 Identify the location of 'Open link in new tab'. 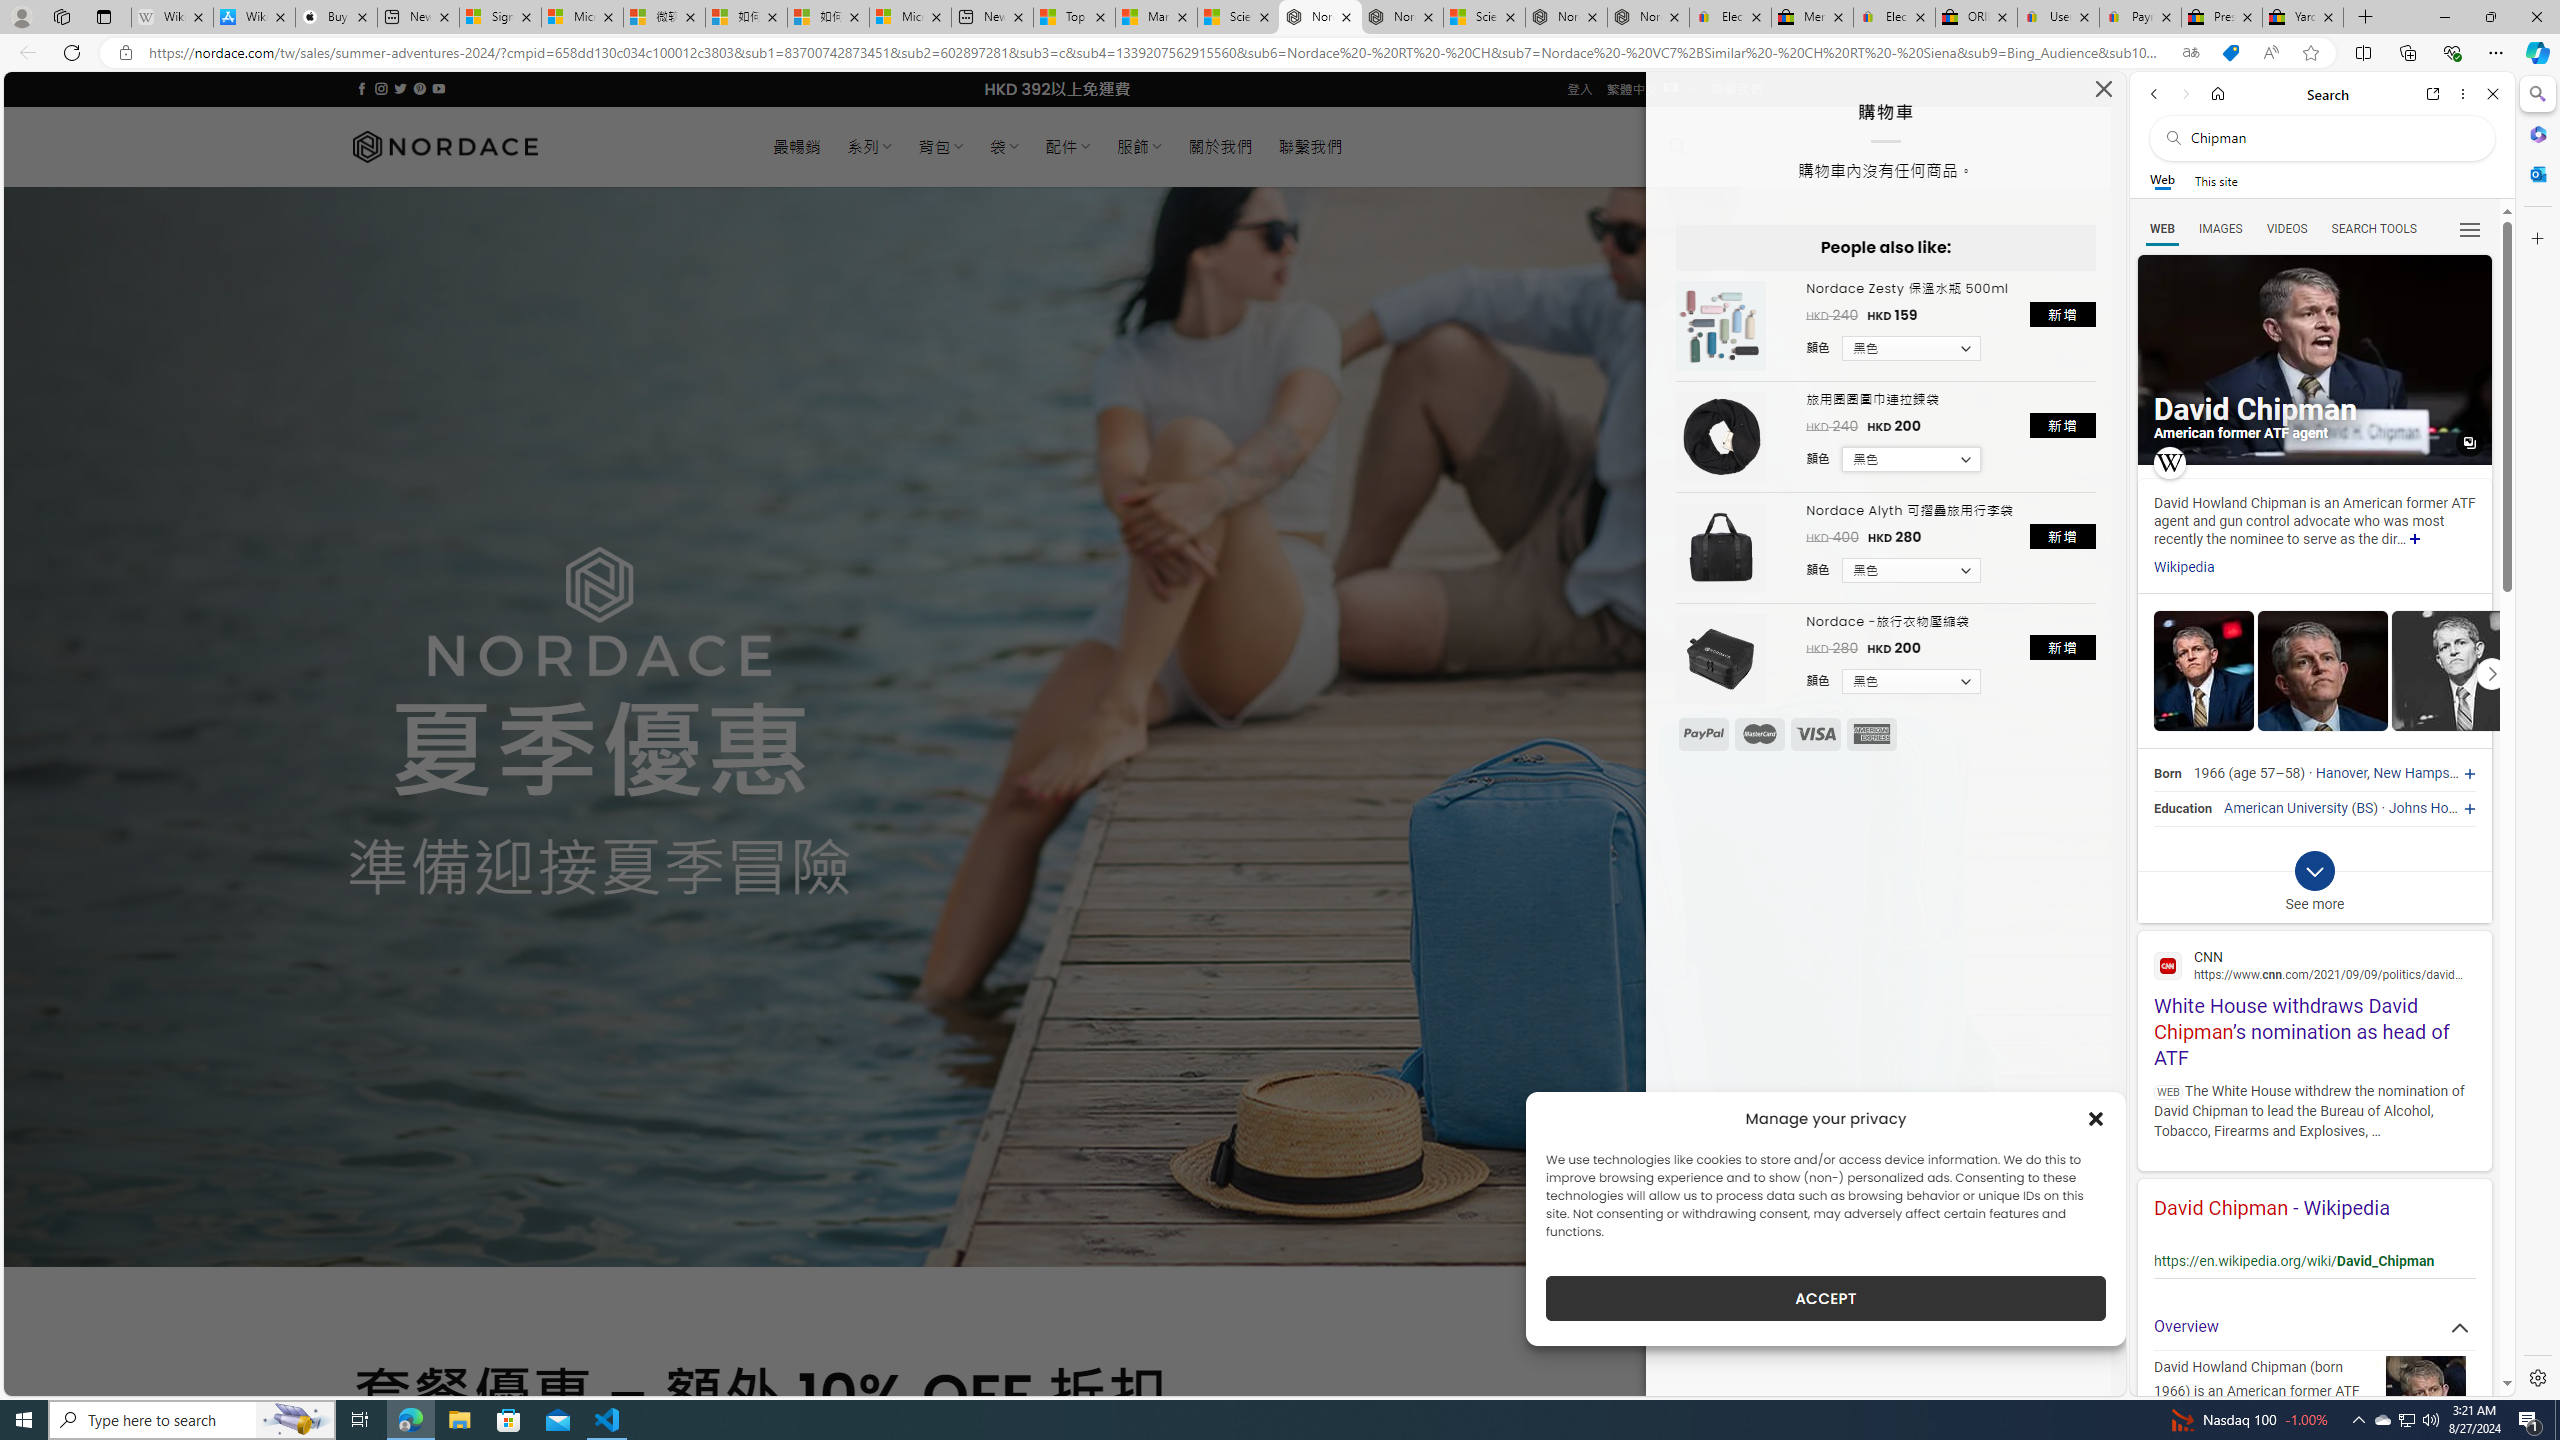
(2433, 93).